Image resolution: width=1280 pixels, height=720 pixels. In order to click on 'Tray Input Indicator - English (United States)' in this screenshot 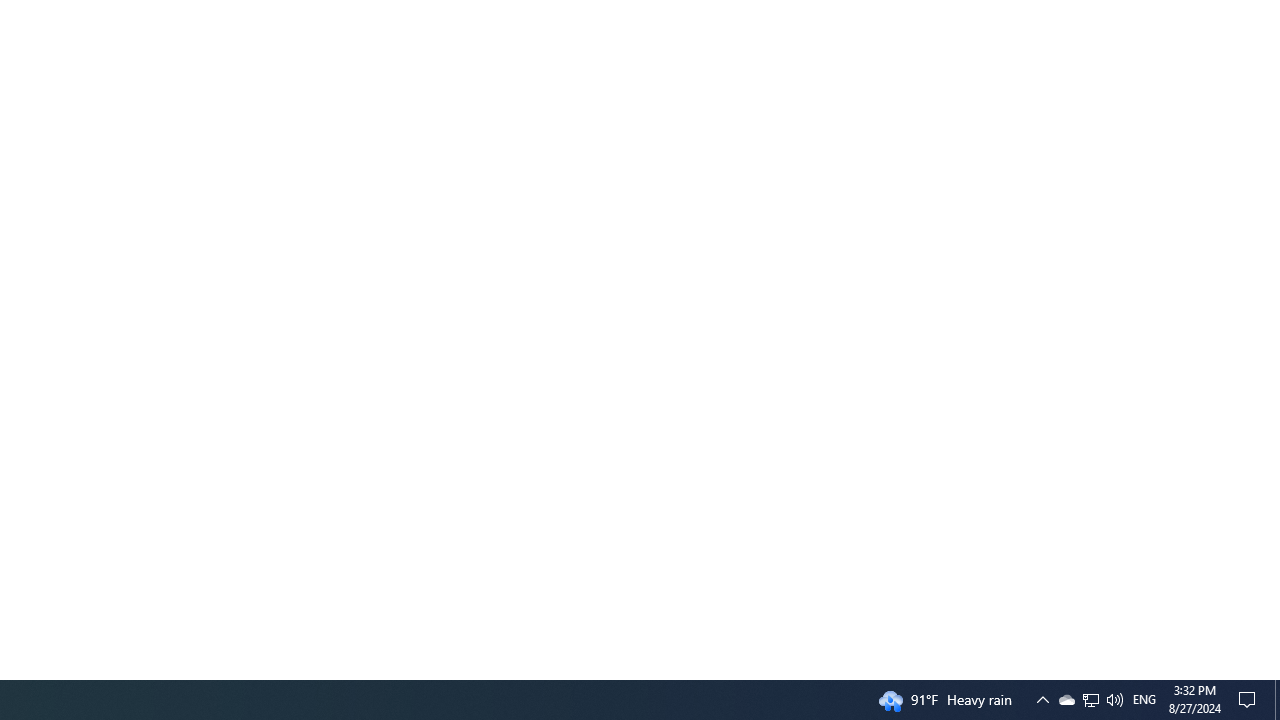, I will do `click(1144, 698)`.